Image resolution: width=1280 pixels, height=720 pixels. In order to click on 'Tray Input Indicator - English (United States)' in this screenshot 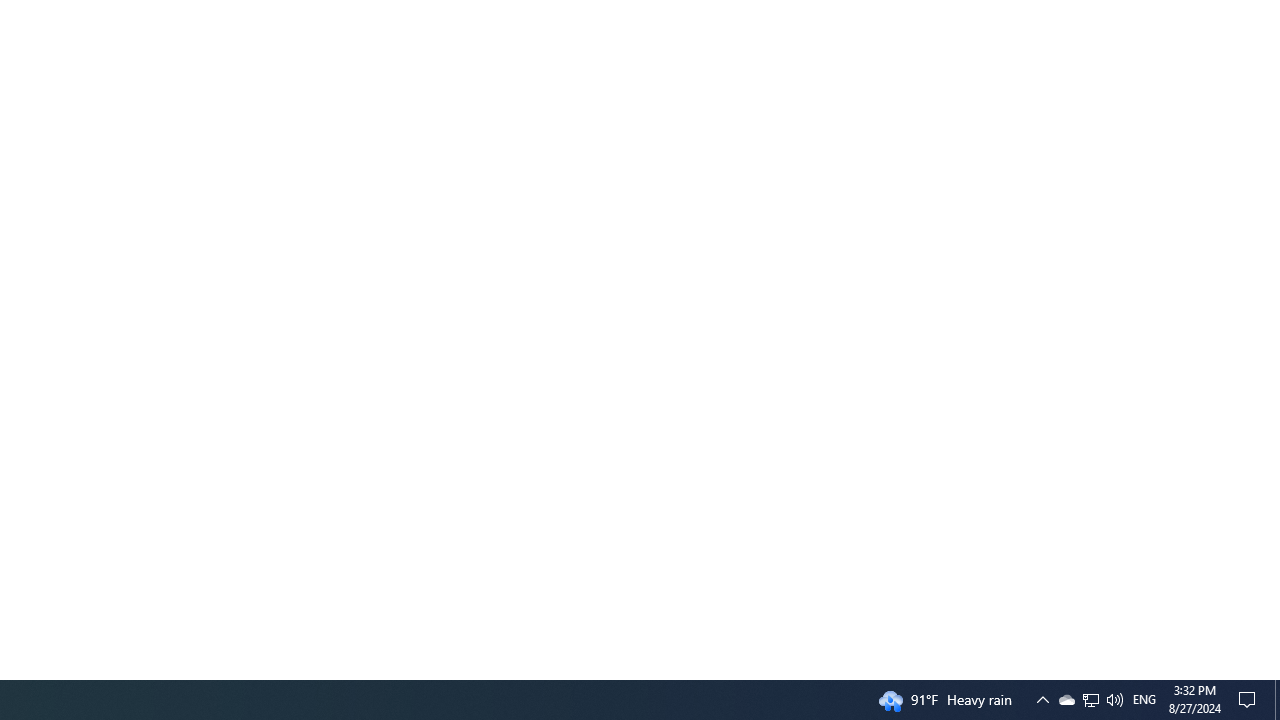, I will do `click(1144, 698)`.